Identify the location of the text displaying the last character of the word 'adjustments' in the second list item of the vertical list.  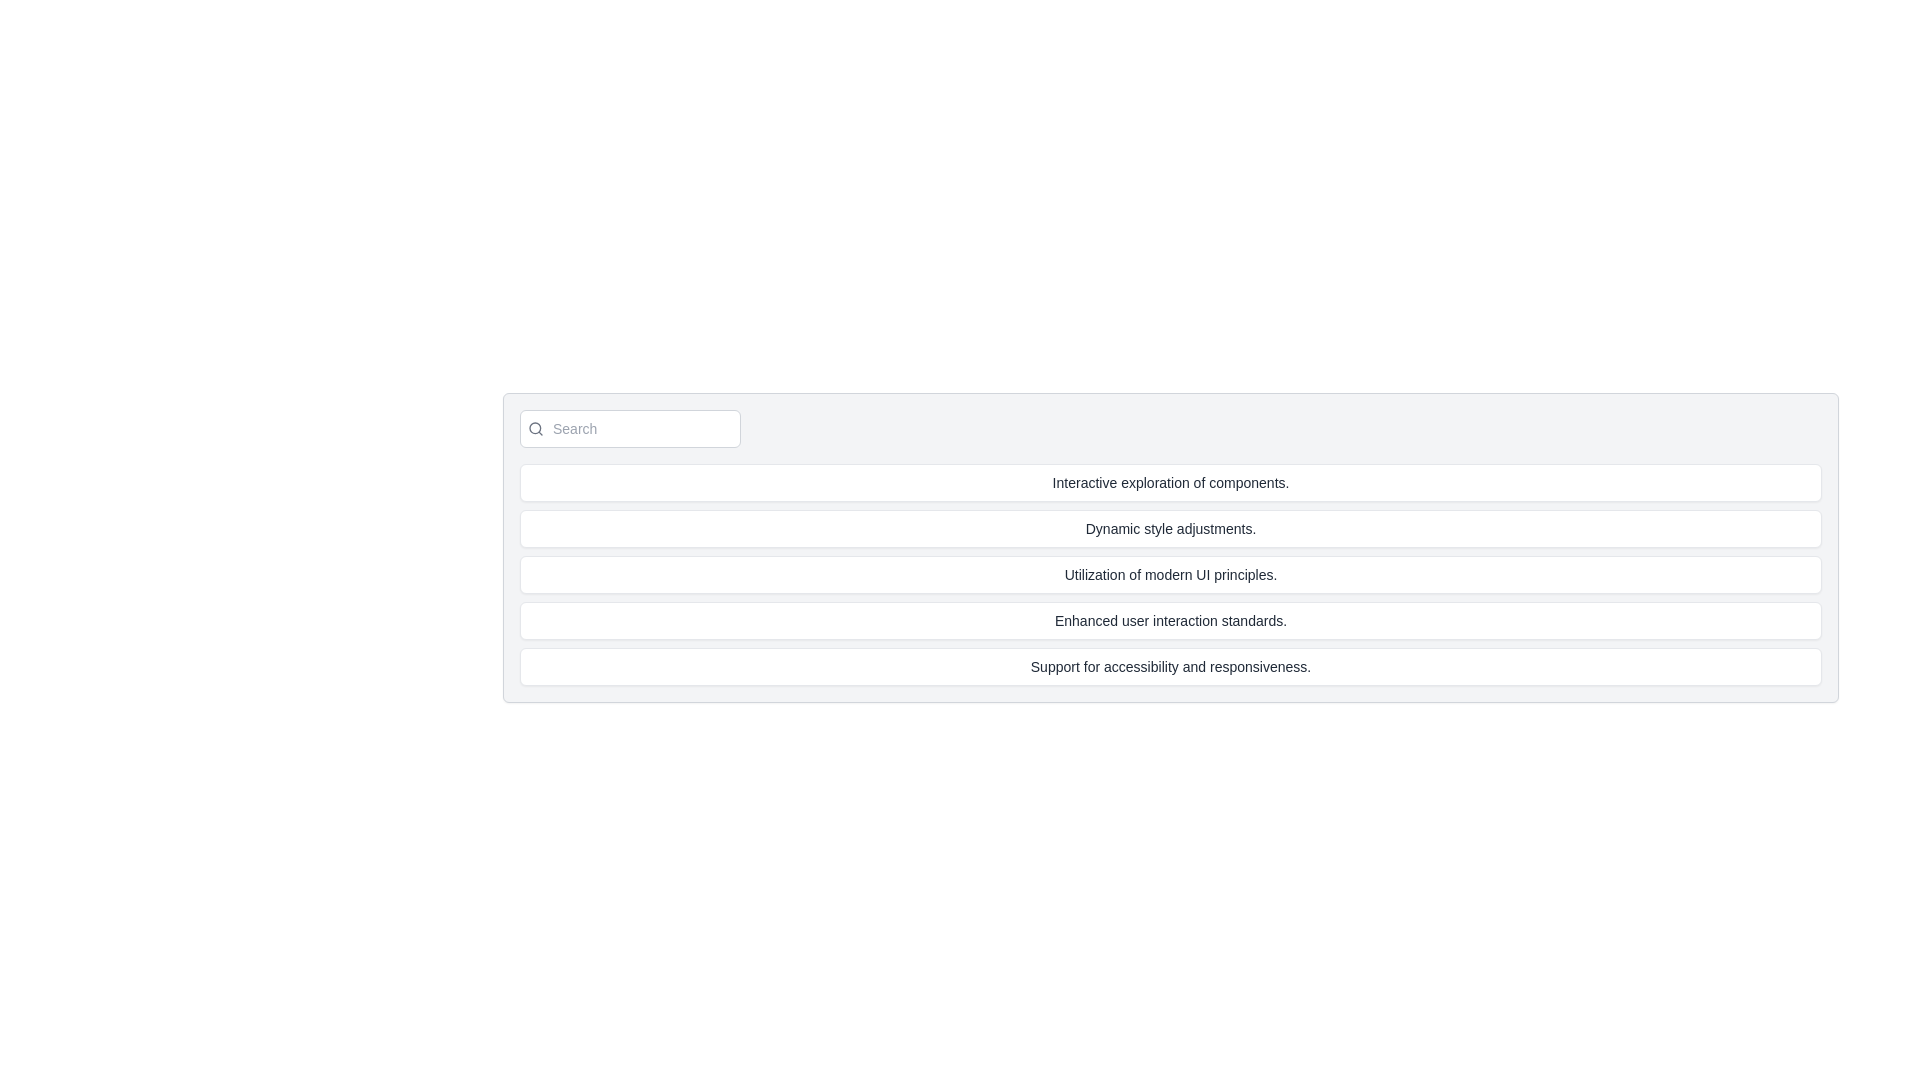
(1188, 527).